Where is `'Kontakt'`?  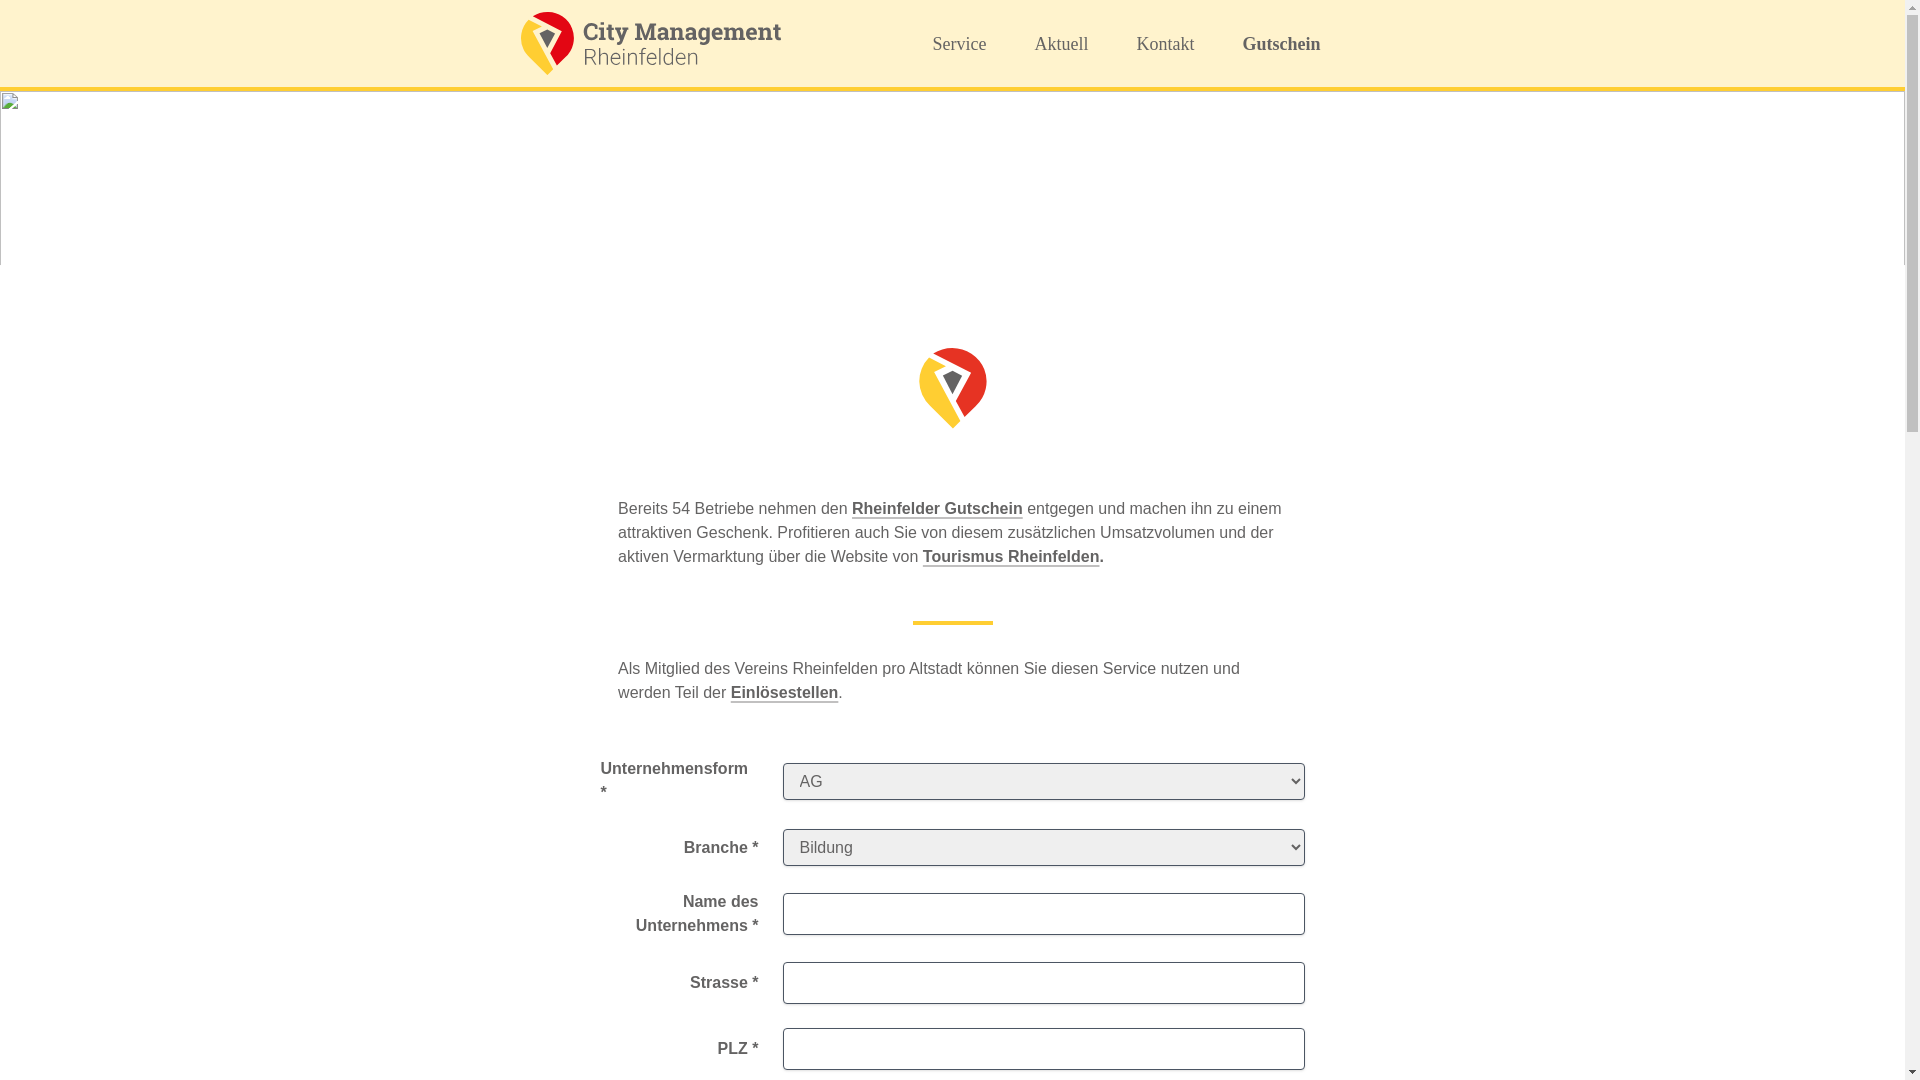 'Kontakt' is located at coordinates (1165, 43).